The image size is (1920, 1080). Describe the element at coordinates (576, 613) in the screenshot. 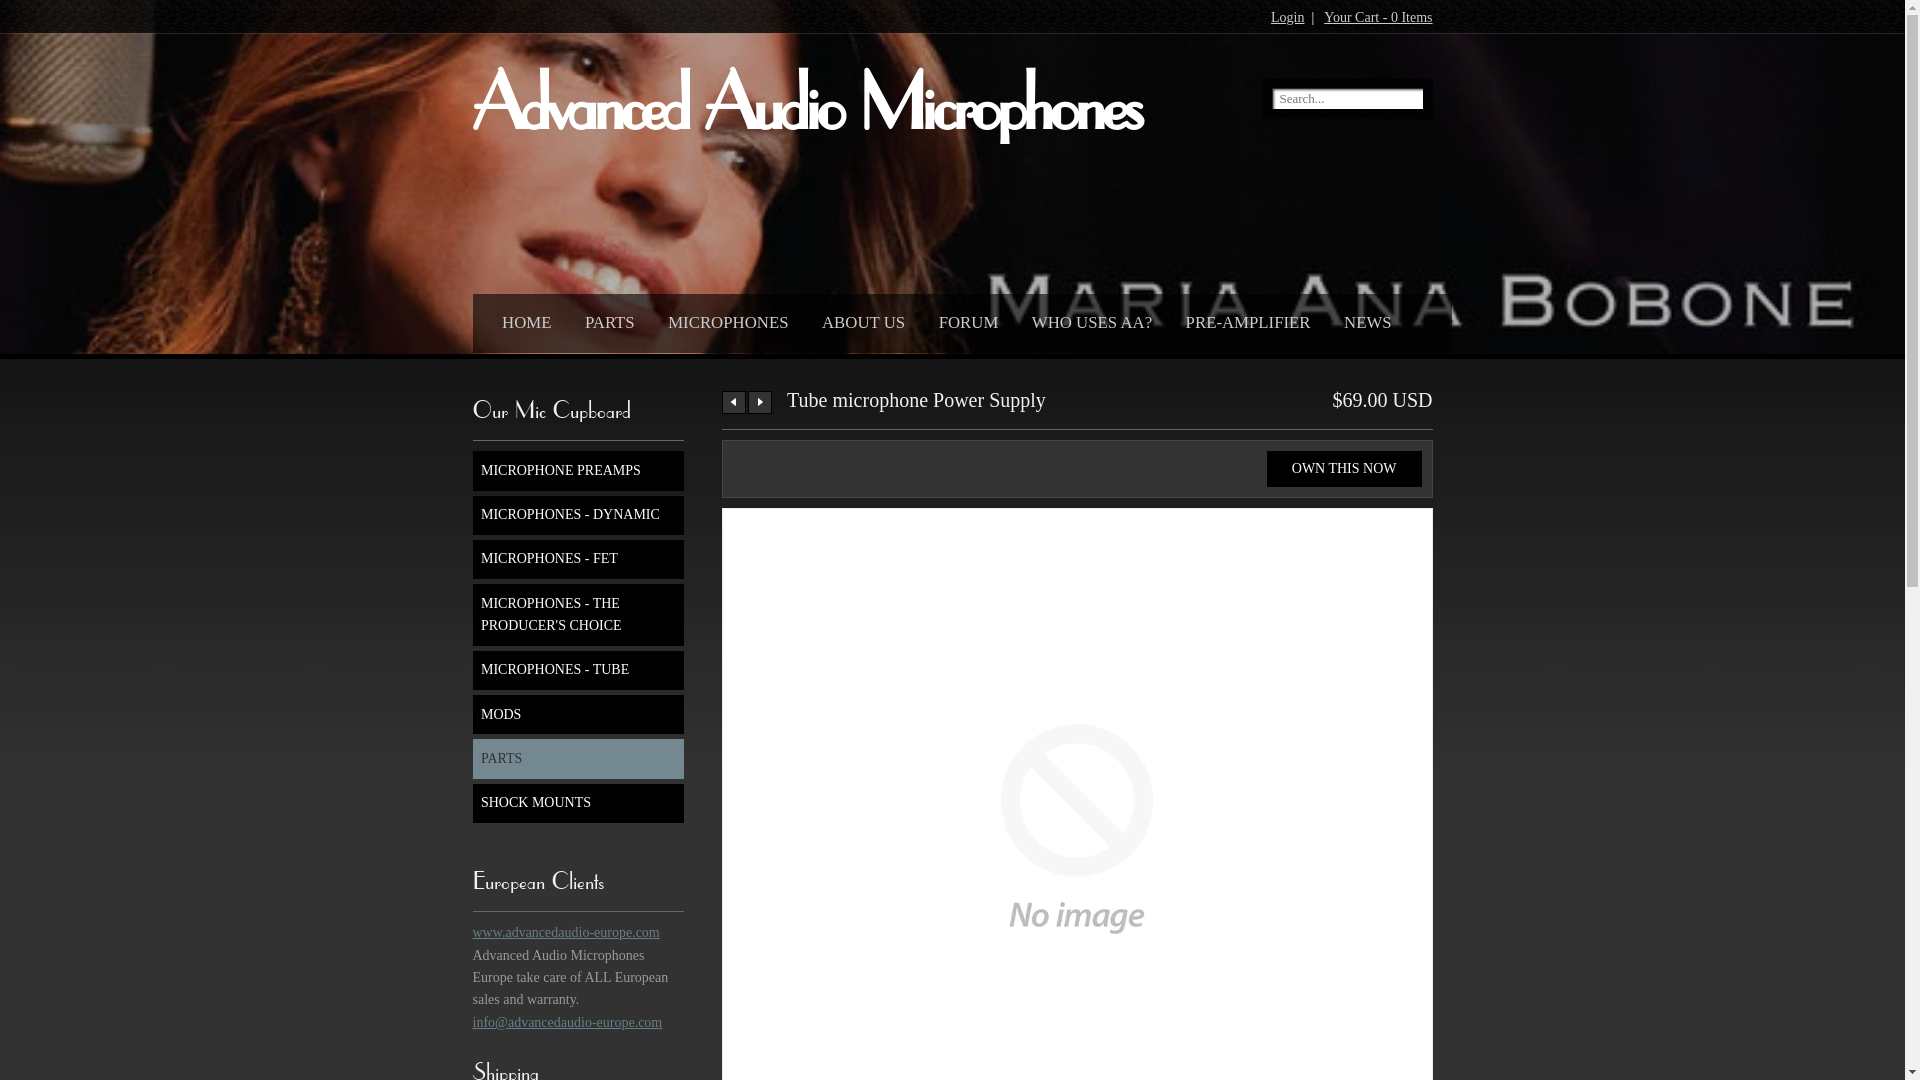

I see `'MICROPHONES - THE PRODUCER'S CHOICE'` at that location.